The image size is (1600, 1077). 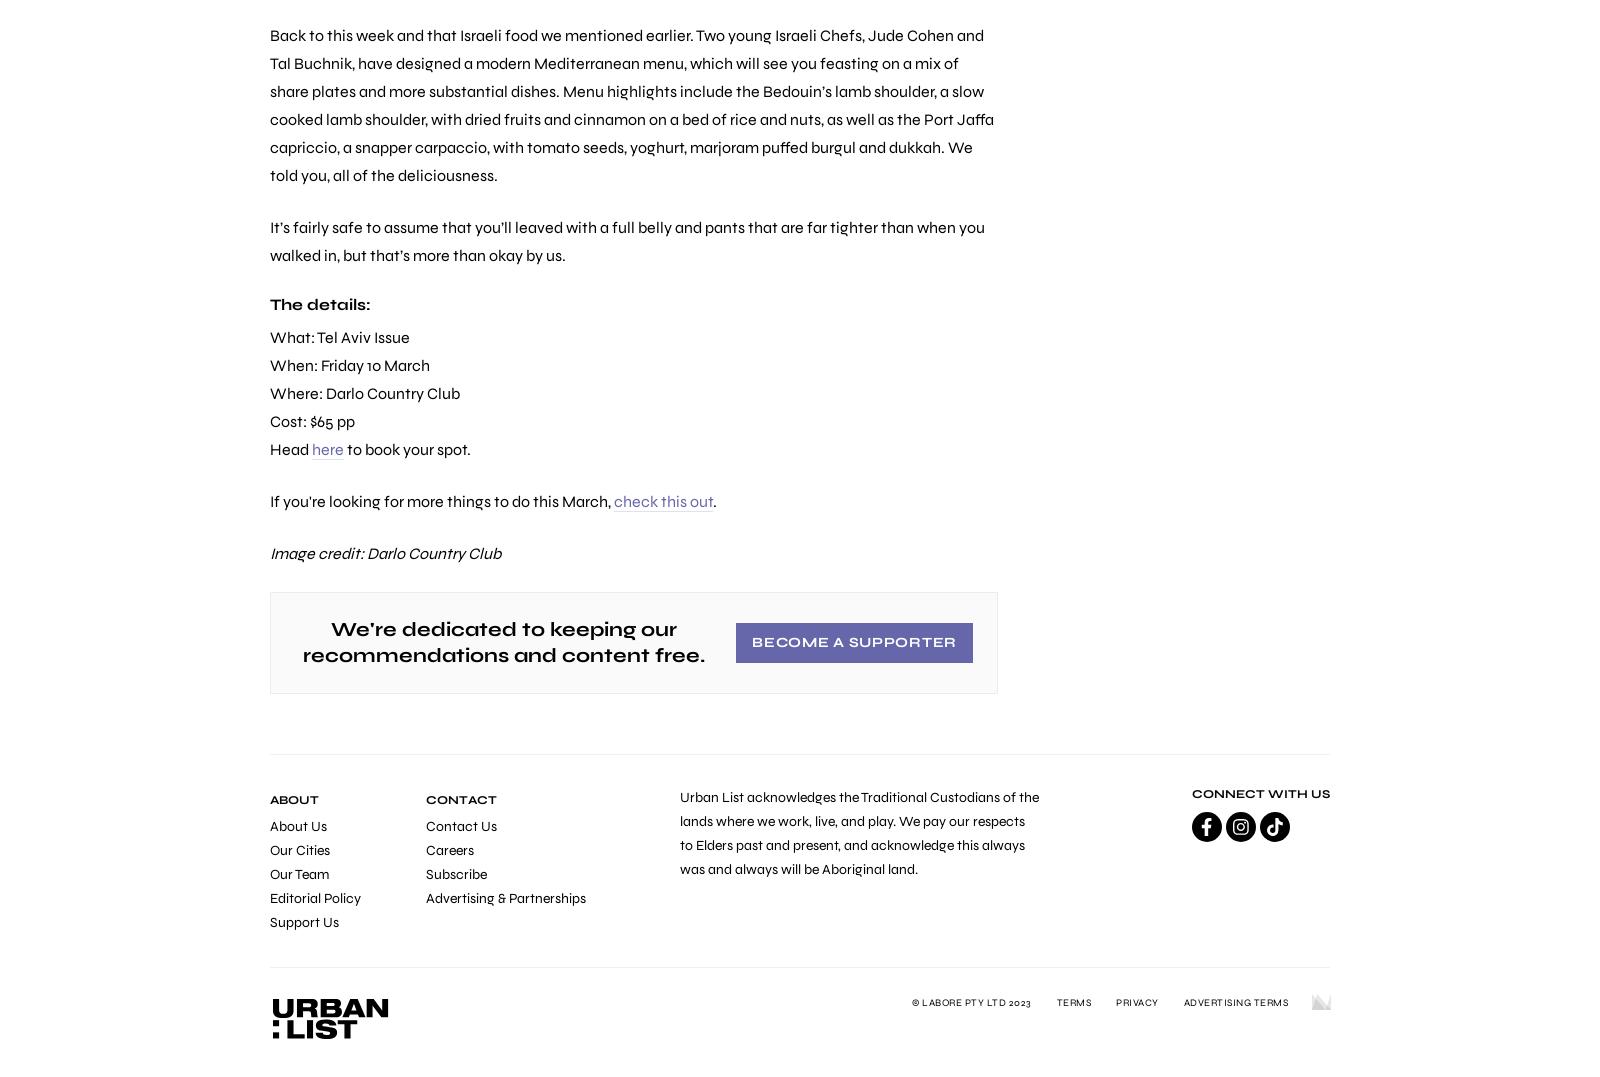 I want to click on 'Support Us', so click(x=304, y=921).